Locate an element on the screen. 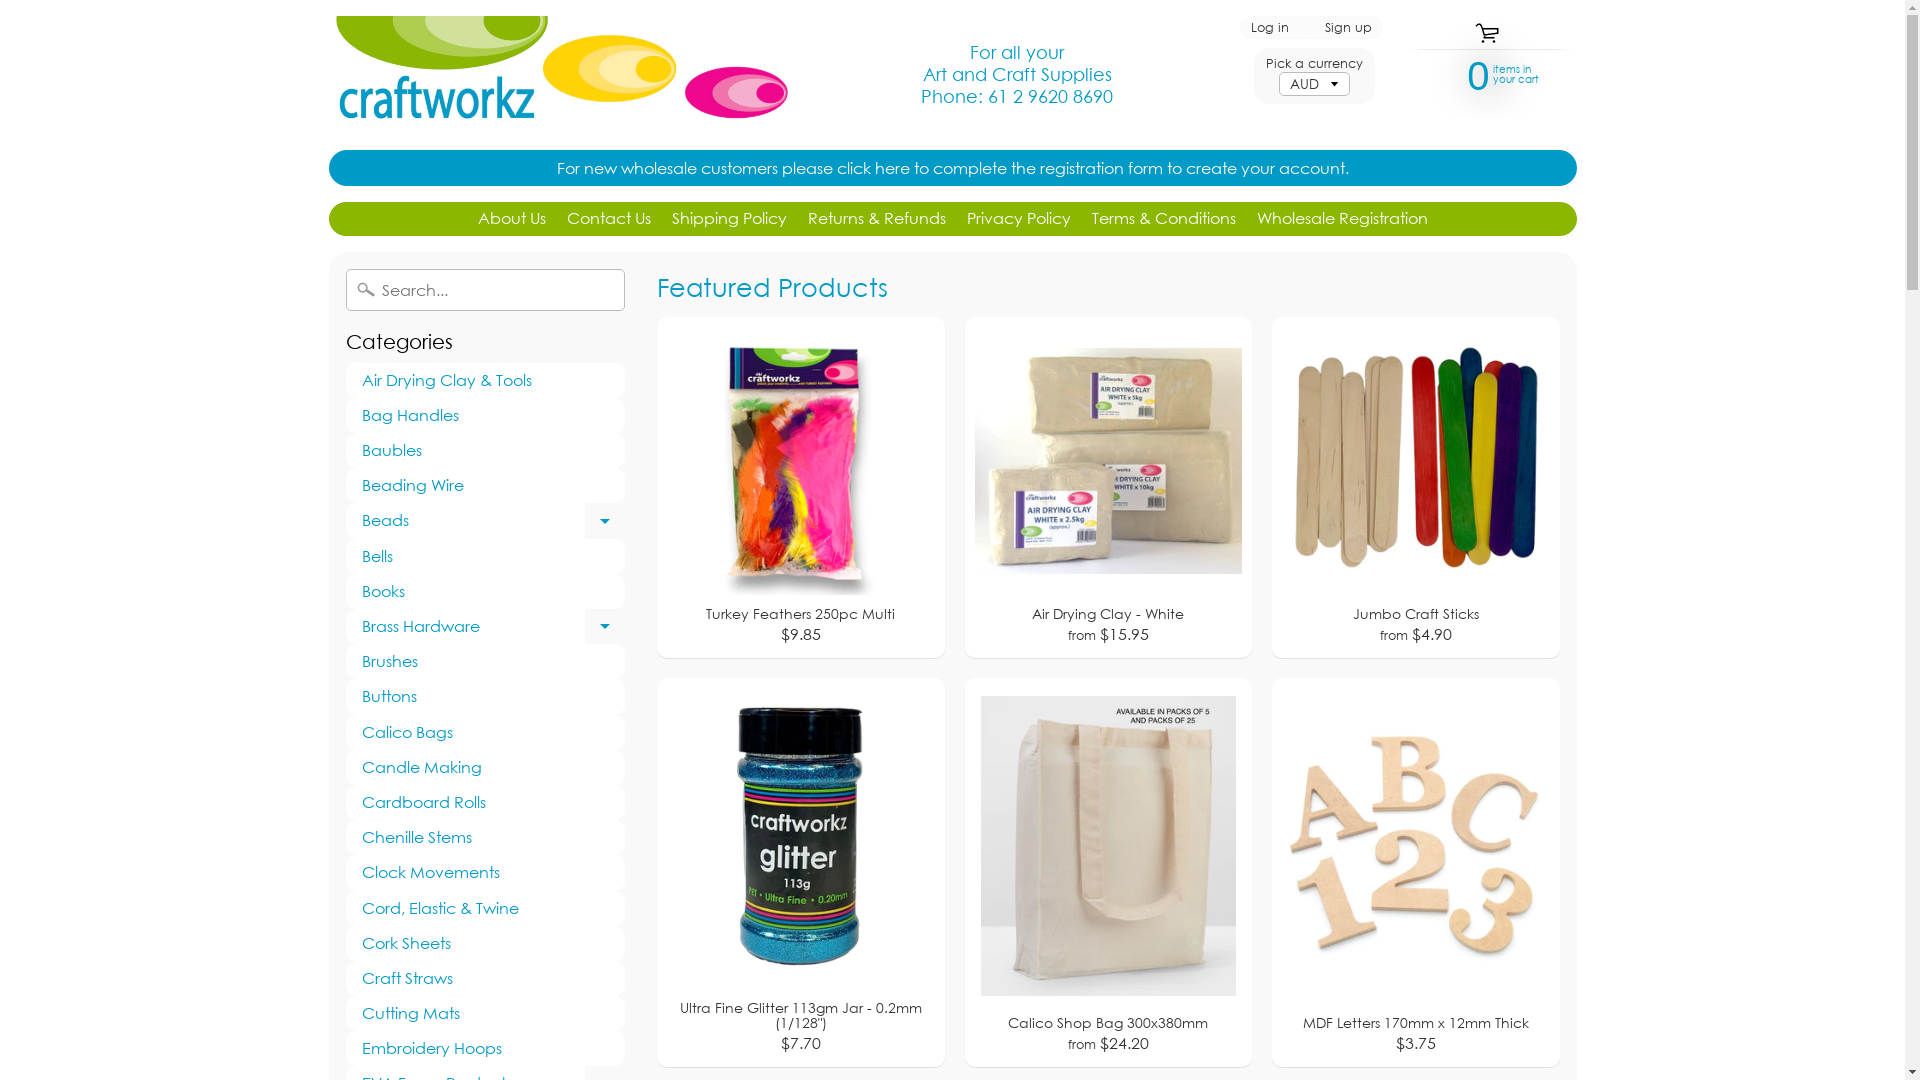 The height and width of the screenshot is (1080, 1920). 'Air Drying Clay - White is located at coordinates (1107, 487).